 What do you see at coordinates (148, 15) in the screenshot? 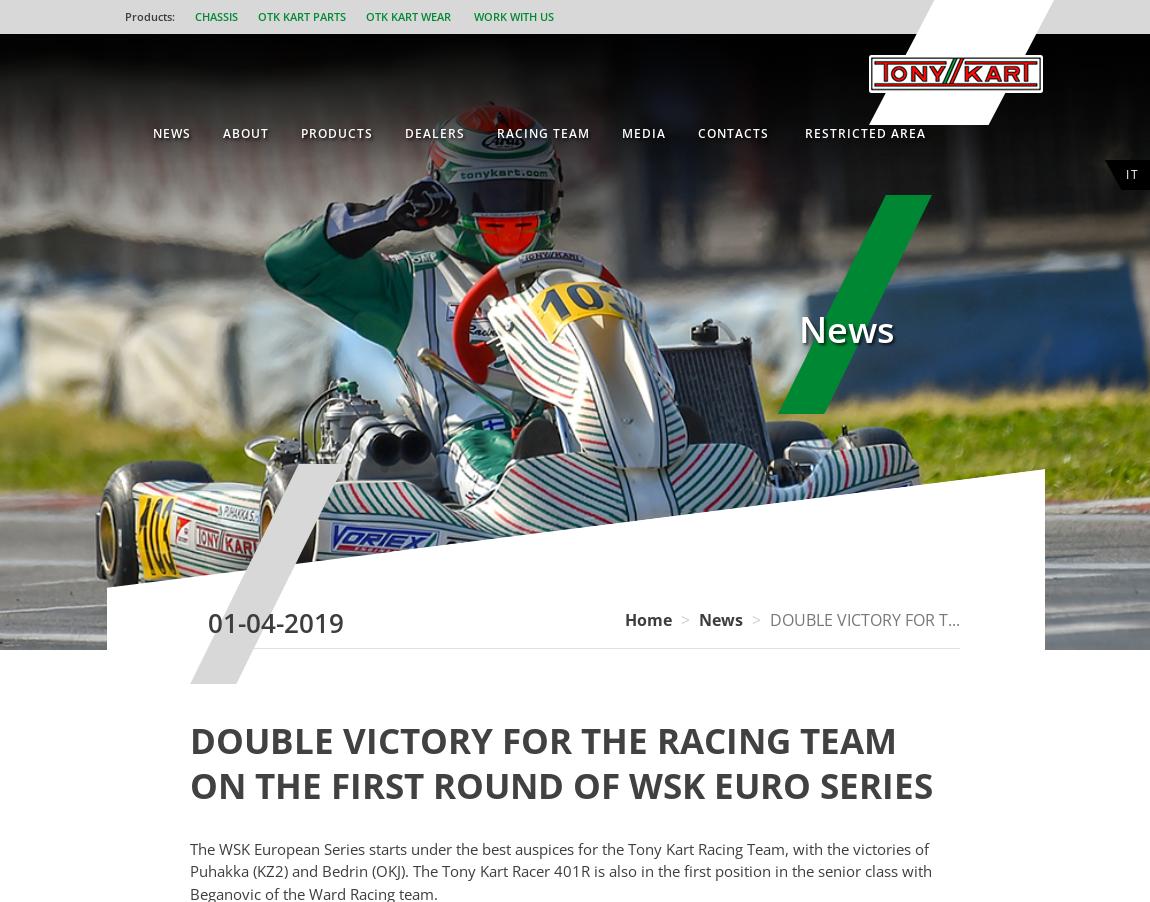
I see `'Products:'` at bounding box center [148, 15].